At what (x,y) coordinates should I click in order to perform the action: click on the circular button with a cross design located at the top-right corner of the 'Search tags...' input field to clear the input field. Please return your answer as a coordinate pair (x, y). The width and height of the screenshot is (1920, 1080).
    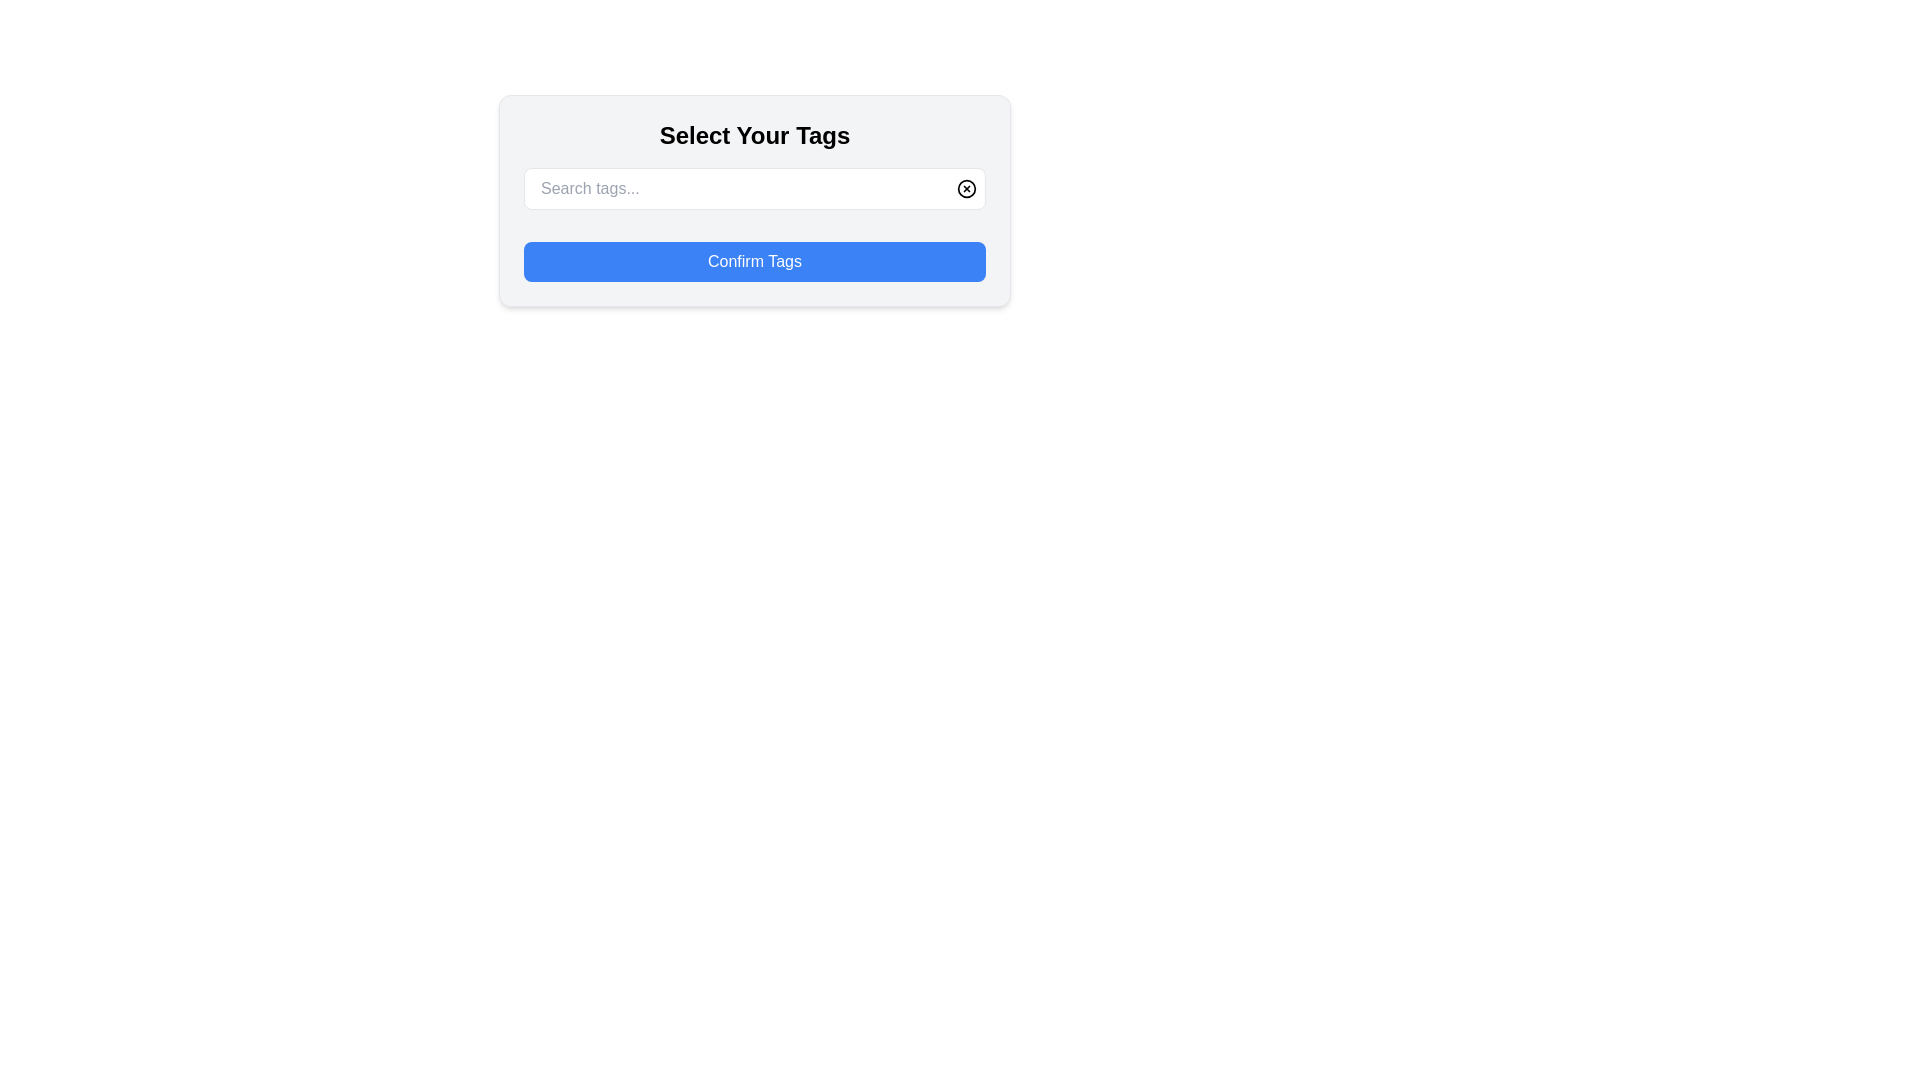
    Looking at the image, I should click on (966, 189).